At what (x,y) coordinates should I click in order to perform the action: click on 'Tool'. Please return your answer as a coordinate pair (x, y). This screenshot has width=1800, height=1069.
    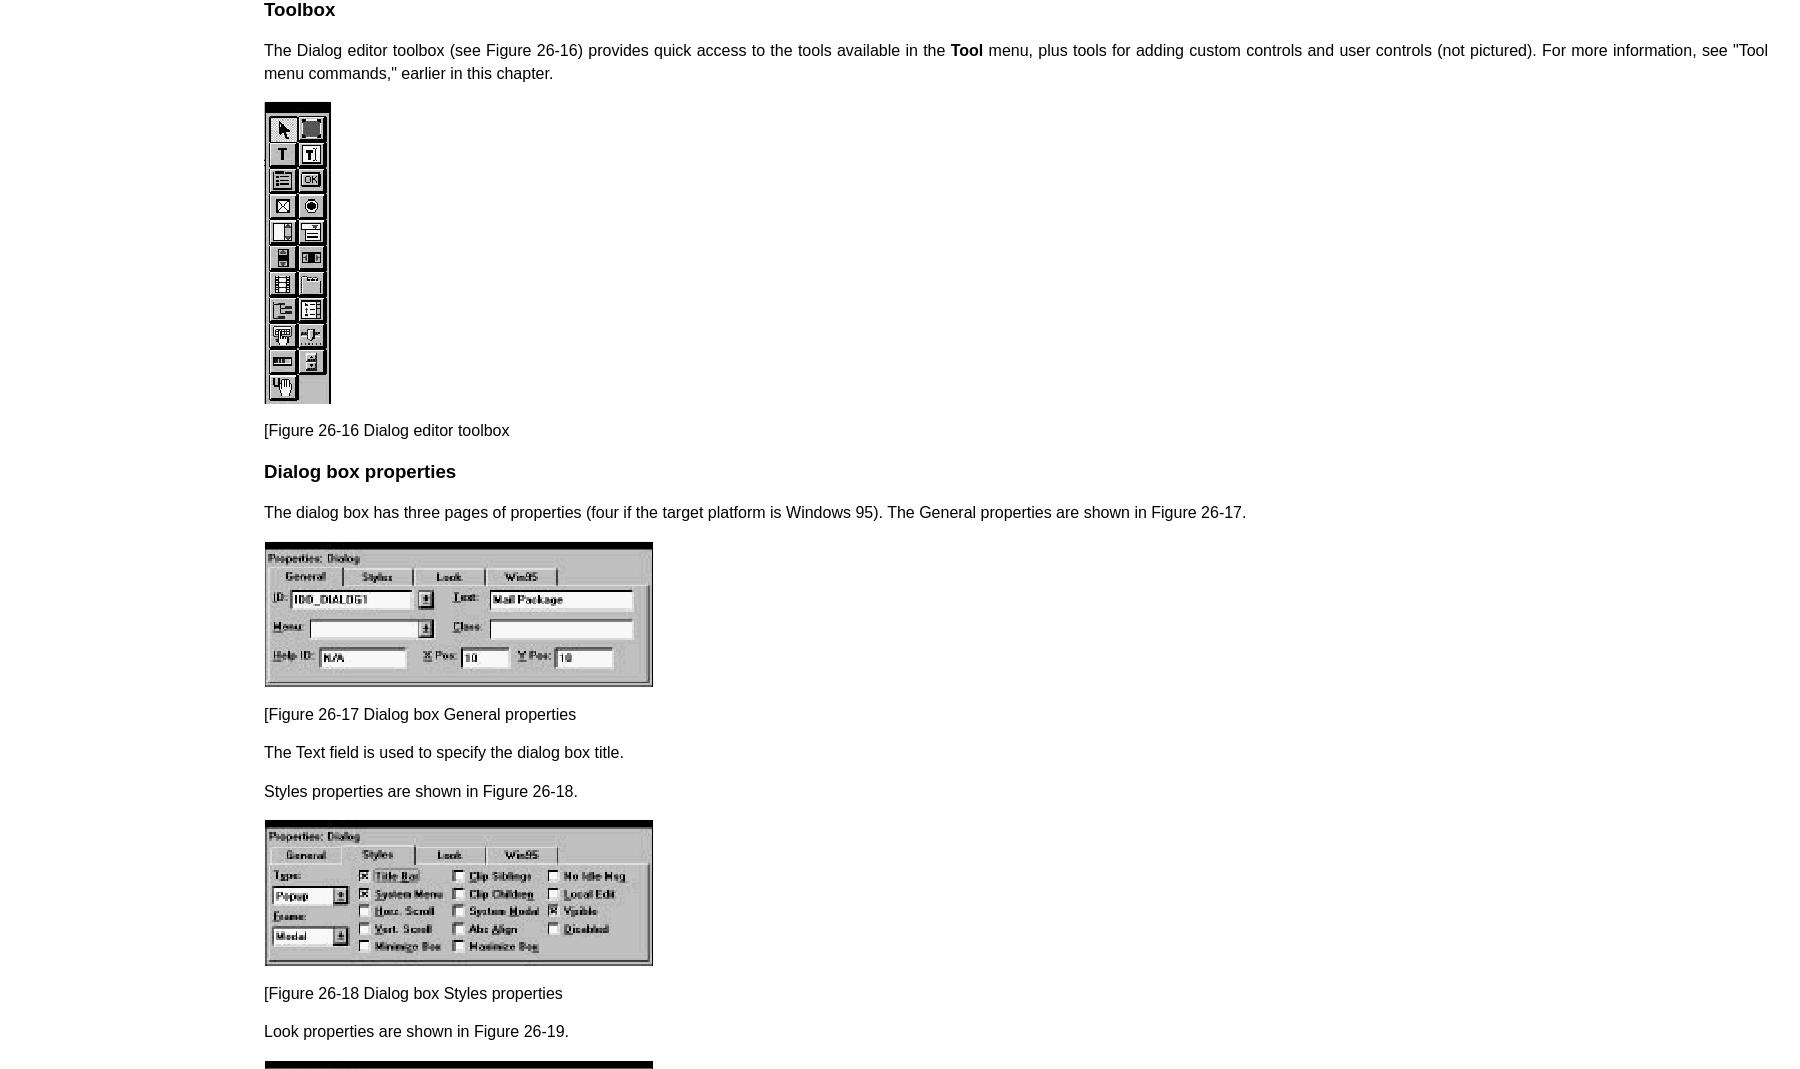
    Looking at the image, I should click on (965, 49).